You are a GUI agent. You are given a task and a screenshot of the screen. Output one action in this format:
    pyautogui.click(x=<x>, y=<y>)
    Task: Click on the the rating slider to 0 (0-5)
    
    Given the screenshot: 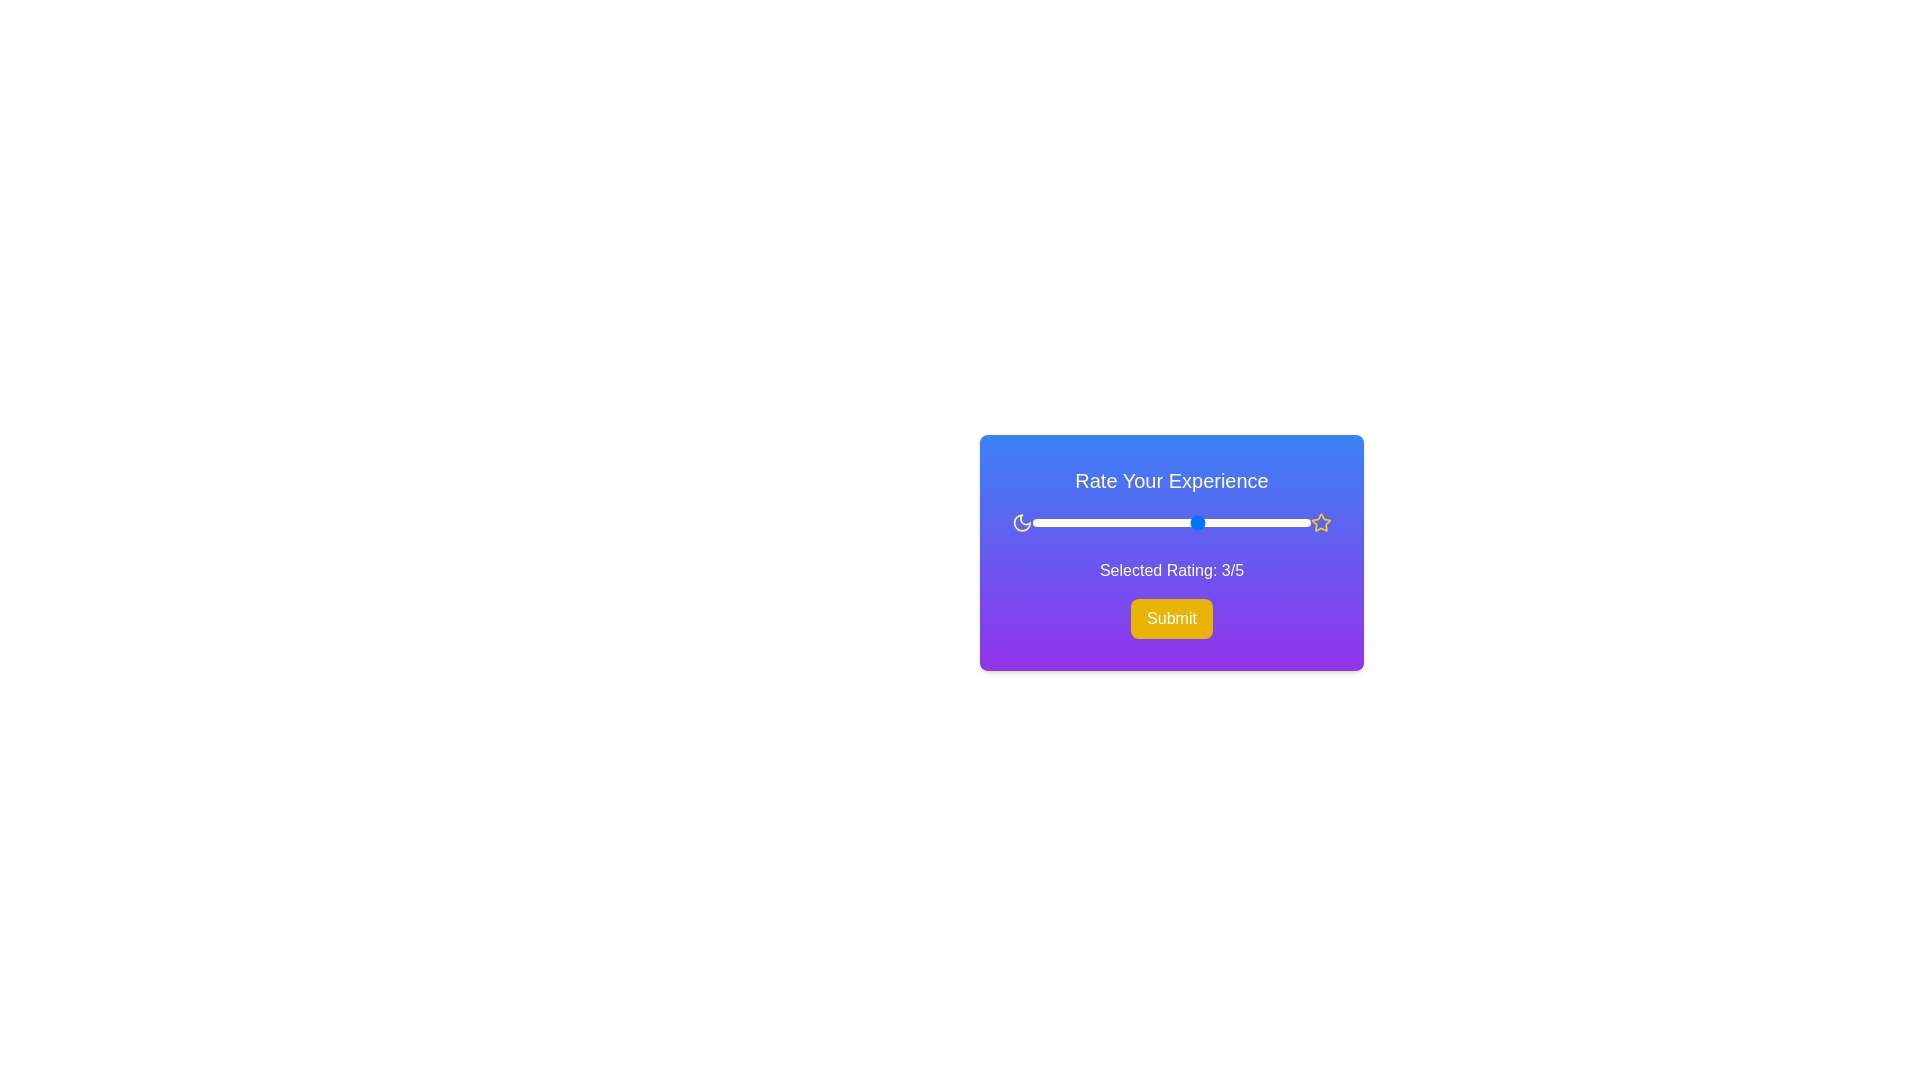 What is the action you would take?
    pyautogui.click(x=1032, y=522)
    